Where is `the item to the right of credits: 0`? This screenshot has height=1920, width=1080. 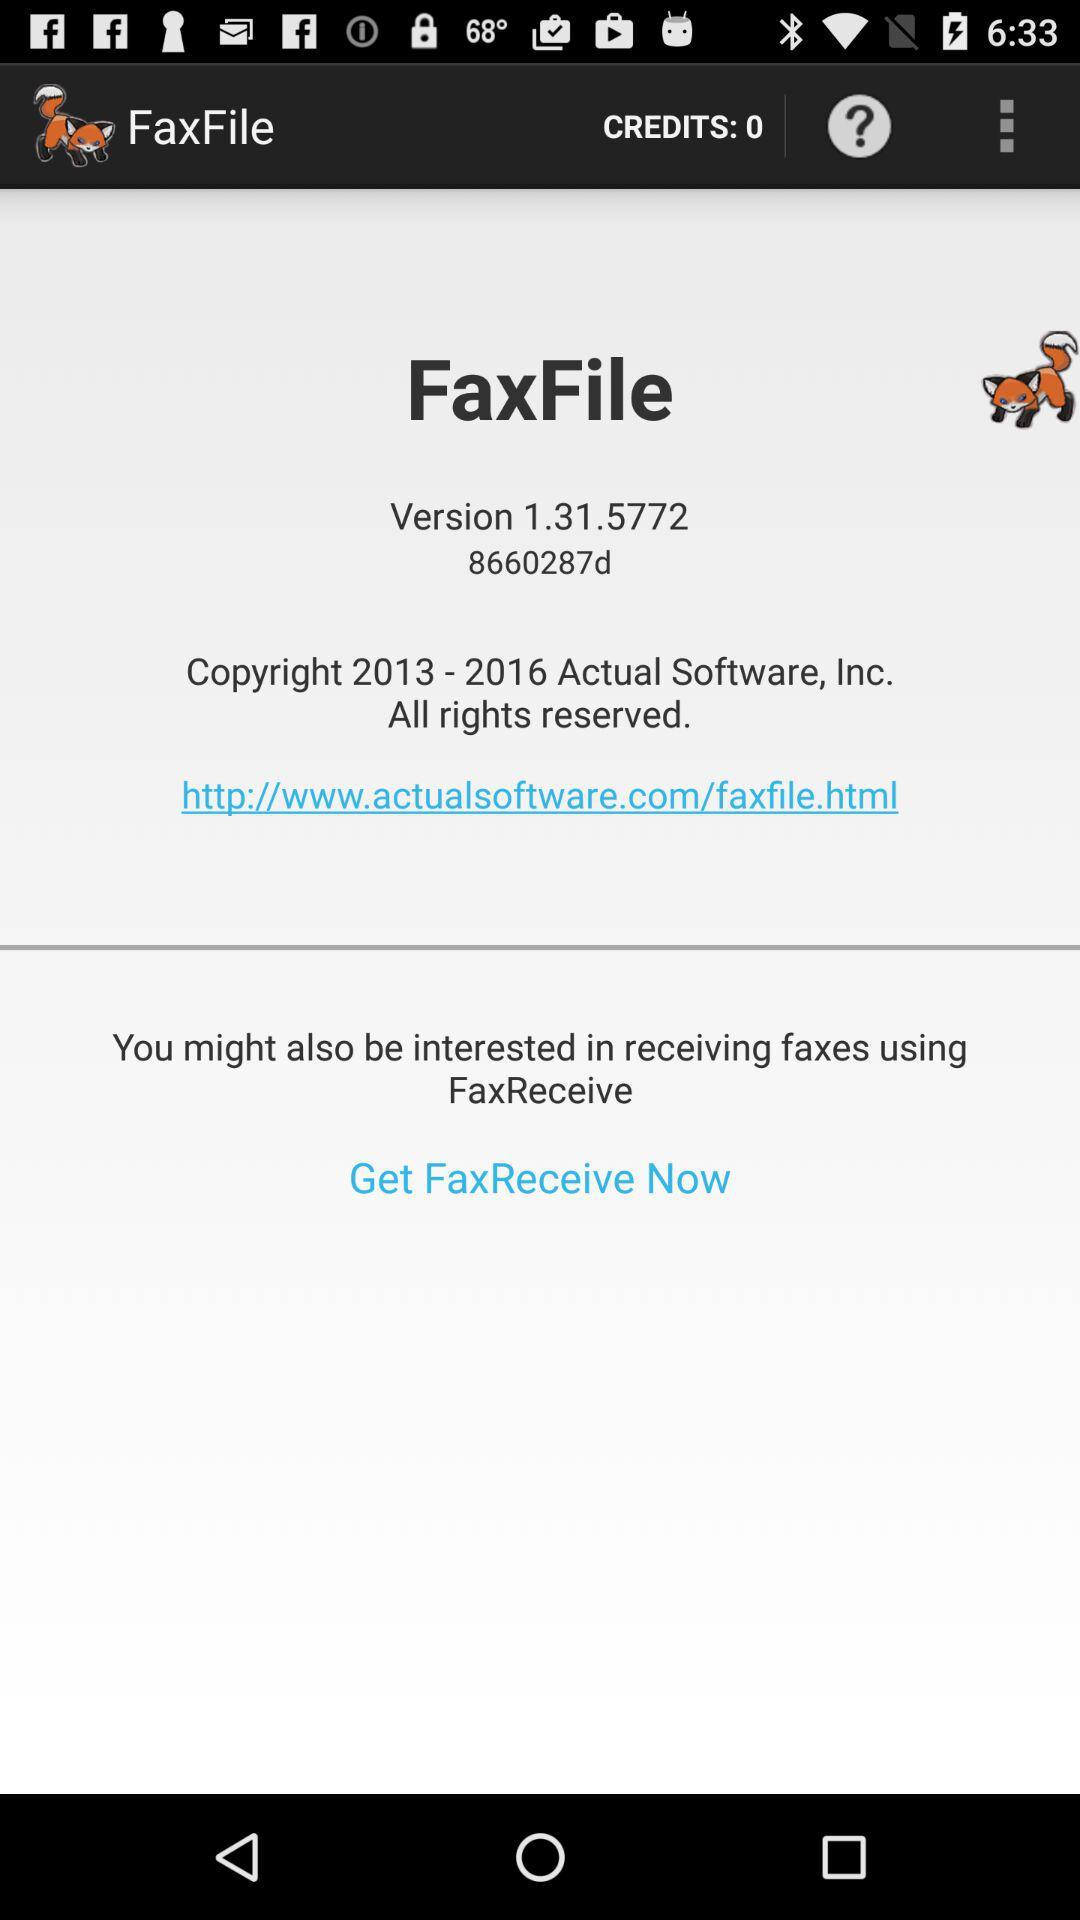
the item to the right of credits: 0 is located at coordinates (858, 124).